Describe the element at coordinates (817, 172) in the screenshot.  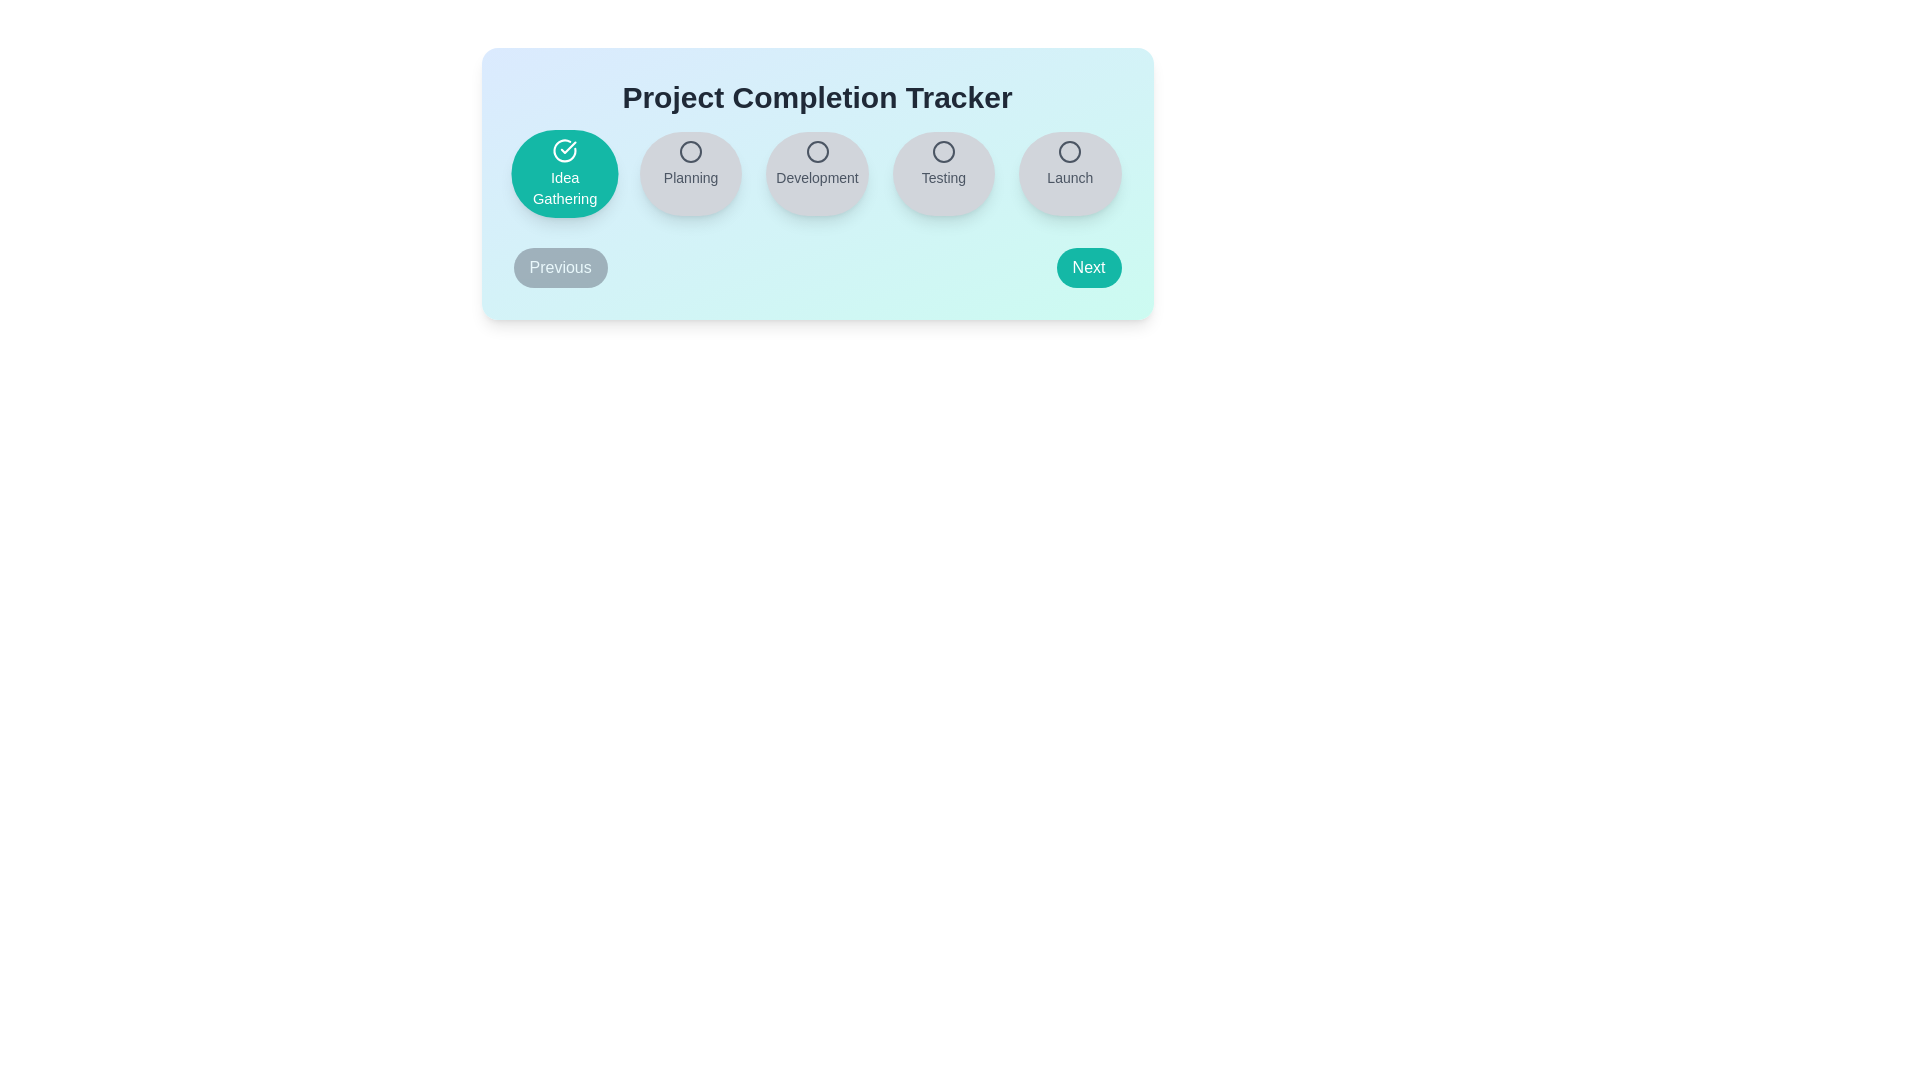
I see `the circular button labeled 'Development' with a light gray background, positioned below the heading 'Project Completion Tracker'` at that location.